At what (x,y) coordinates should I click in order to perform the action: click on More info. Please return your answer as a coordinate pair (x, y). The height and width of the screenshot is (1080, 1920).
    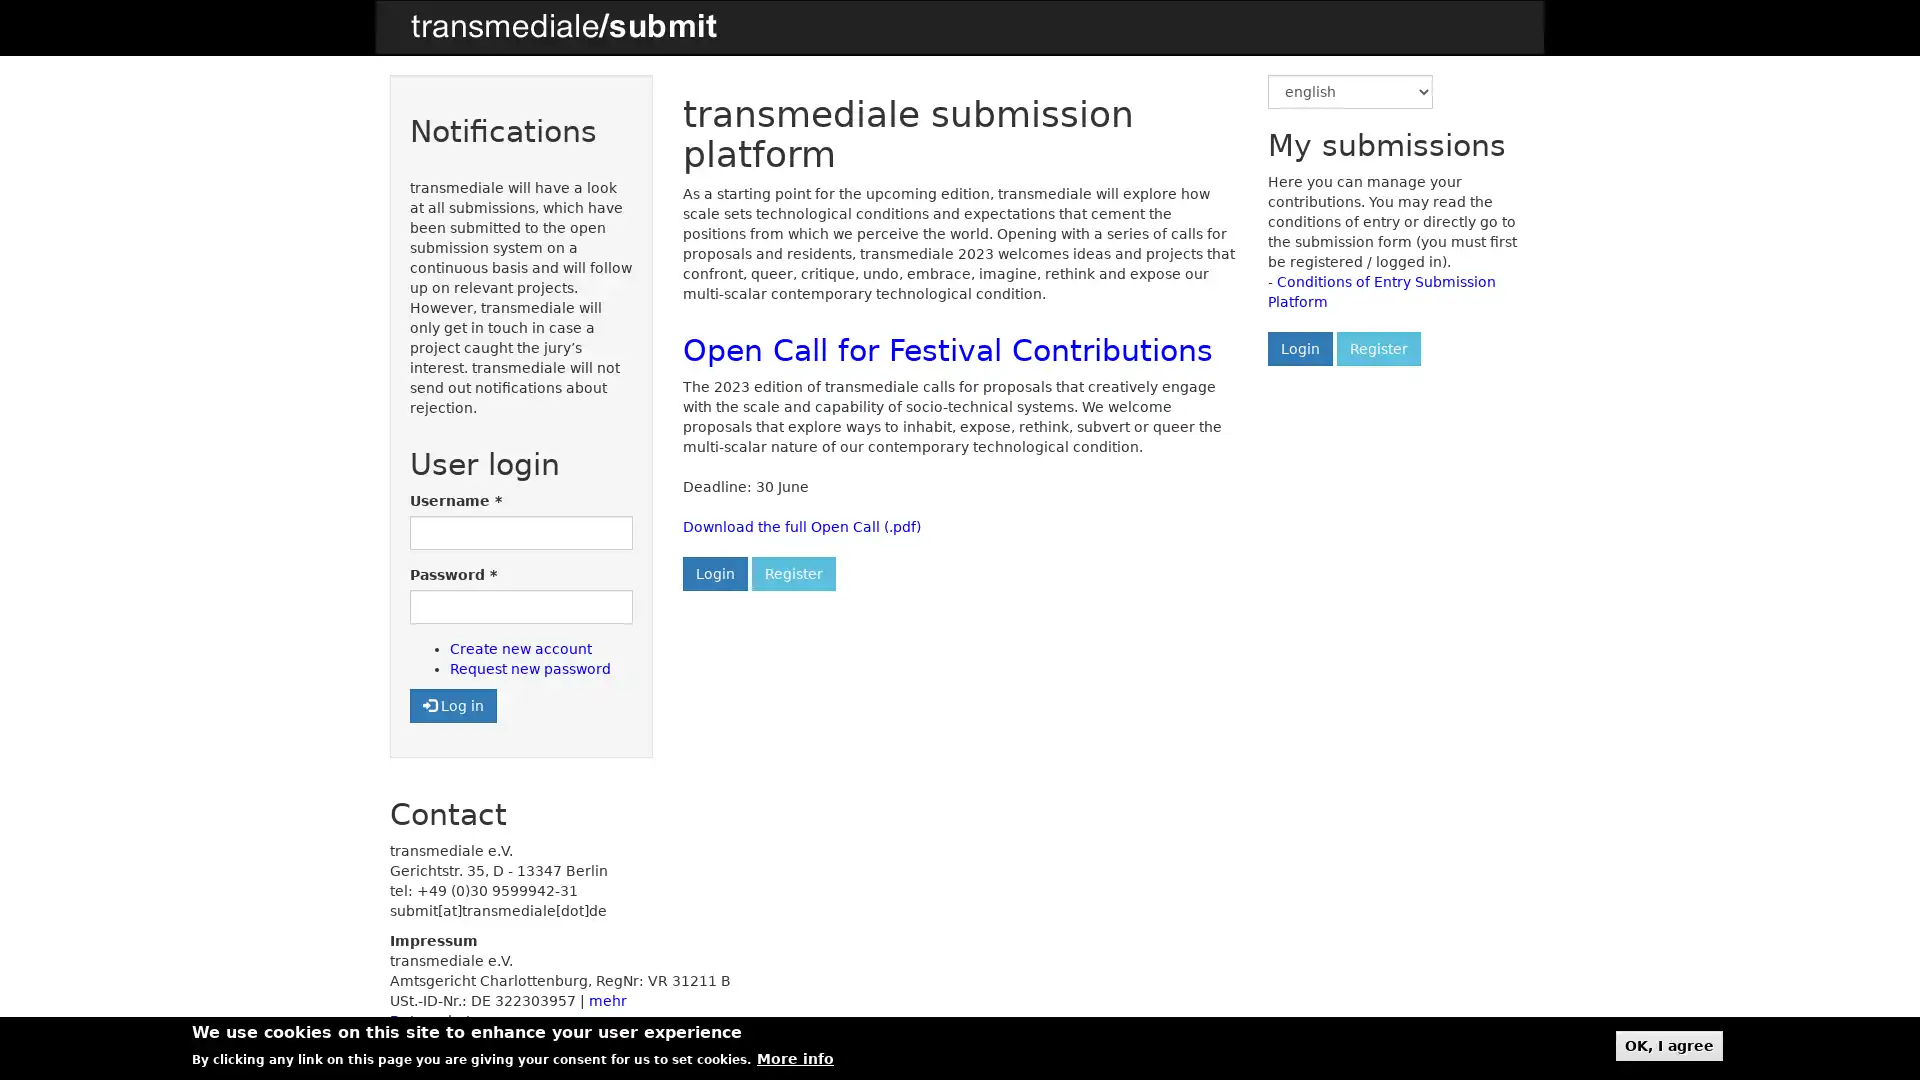
    Looking at the image, I should click on (794, 1058).